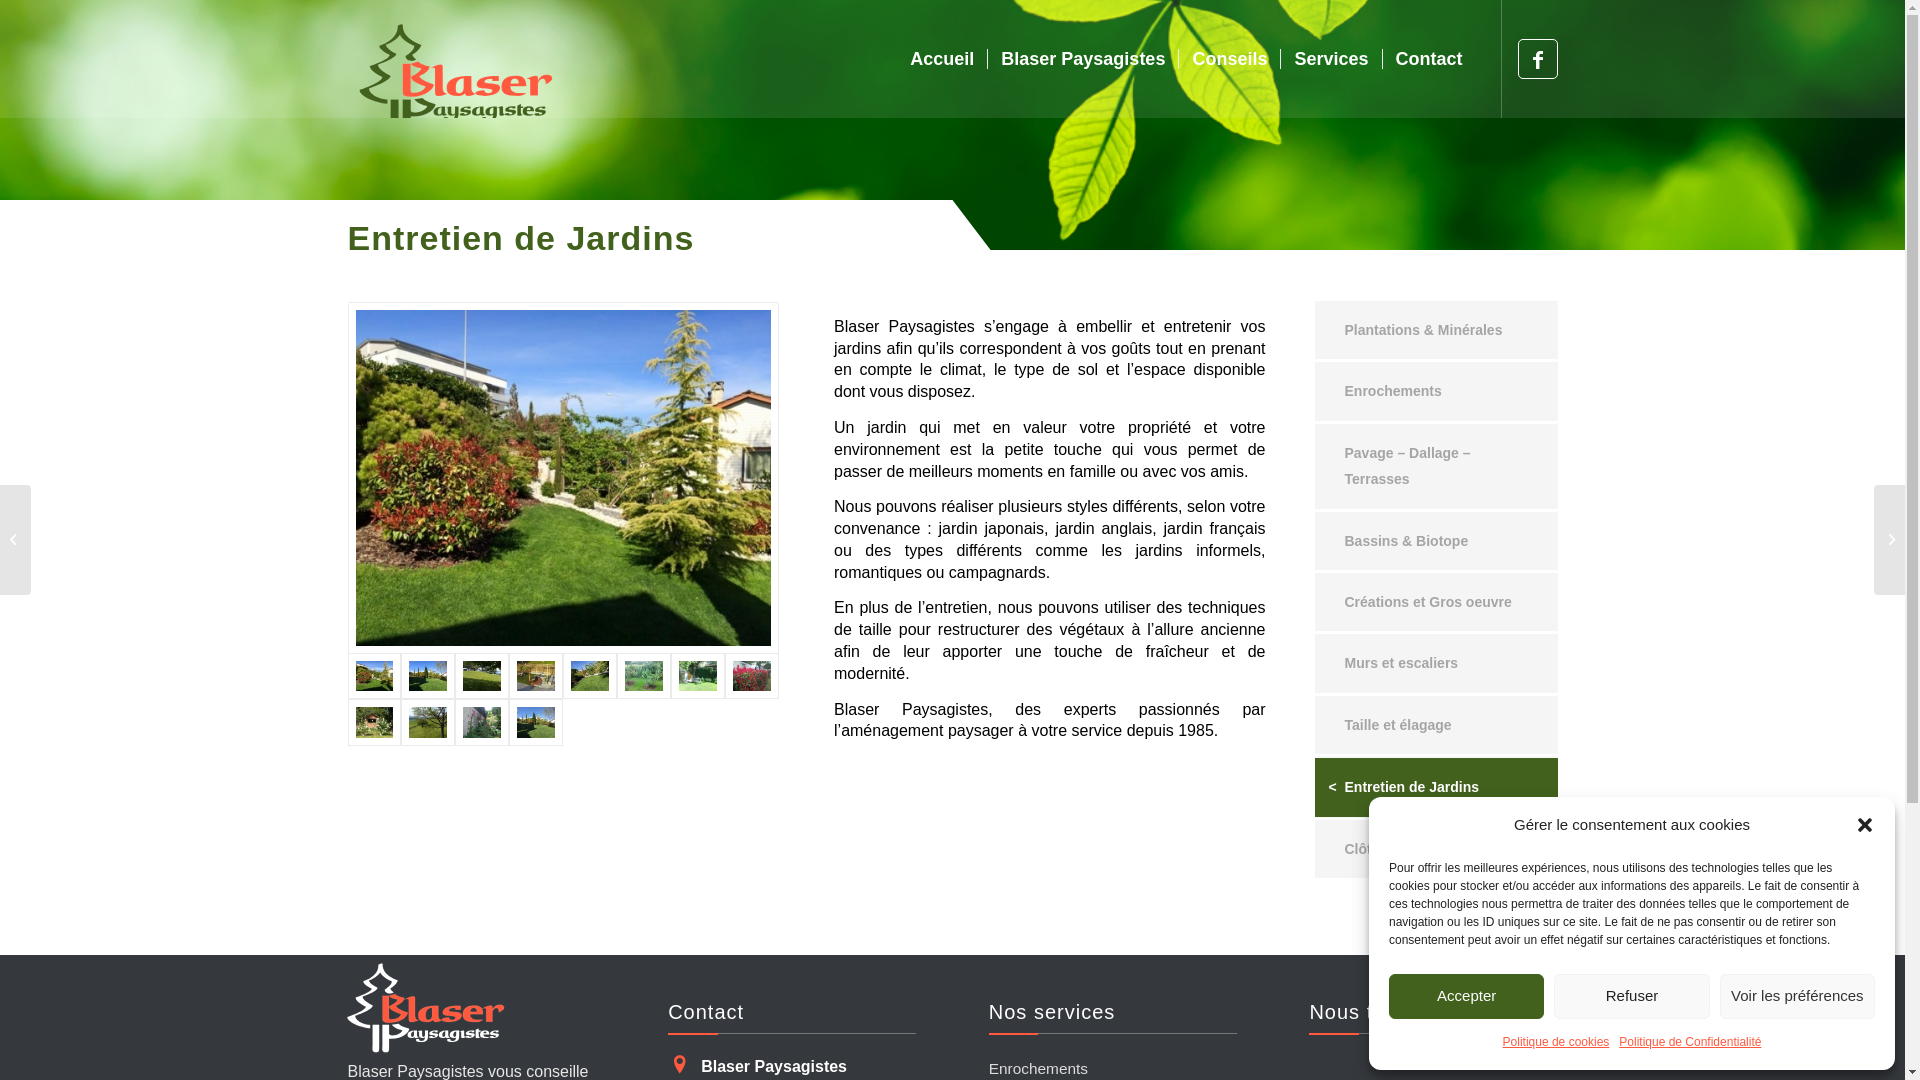 This screenshot has width=1920, height=1080. I want to click on 'Conseils', so click(1227, 57).